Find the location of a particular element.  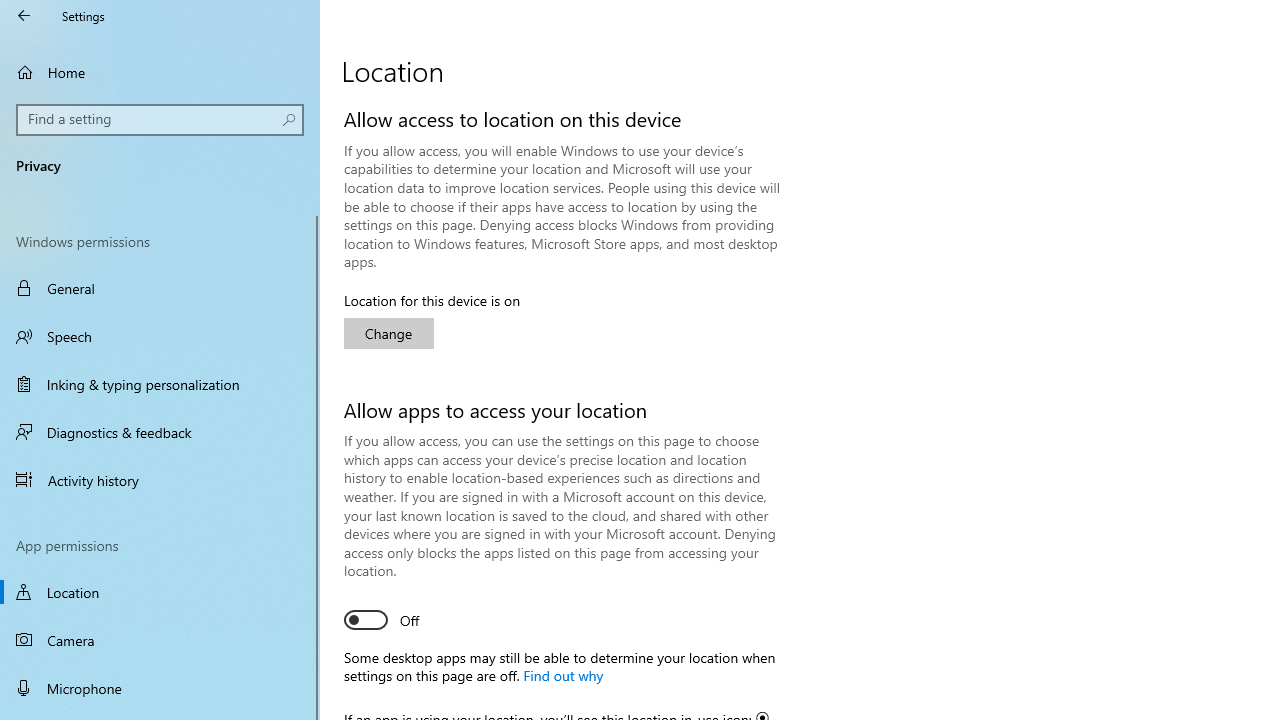

'Search box, Find a setting' is located at coordinates (160, 119).